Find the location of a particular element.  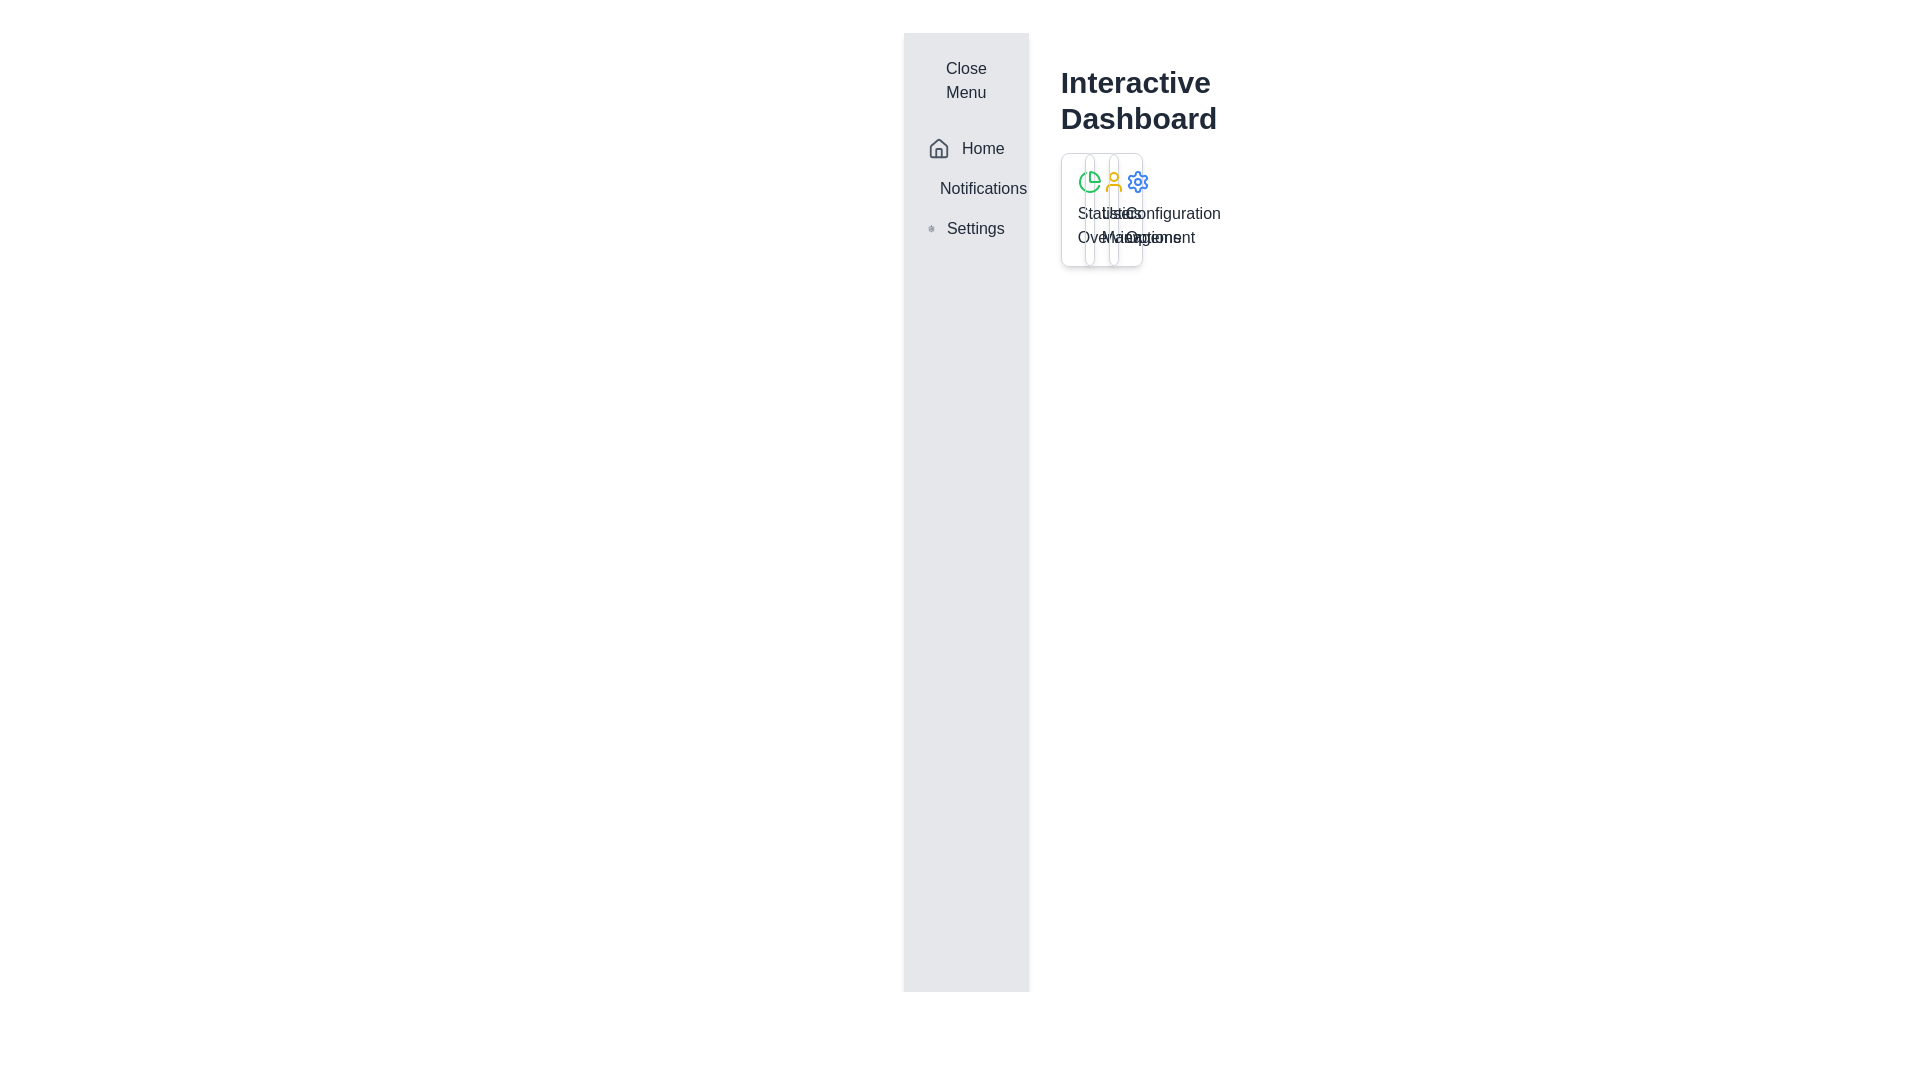

the button located at the top of the vertical navigation panel is located at coordinates (966, 80).